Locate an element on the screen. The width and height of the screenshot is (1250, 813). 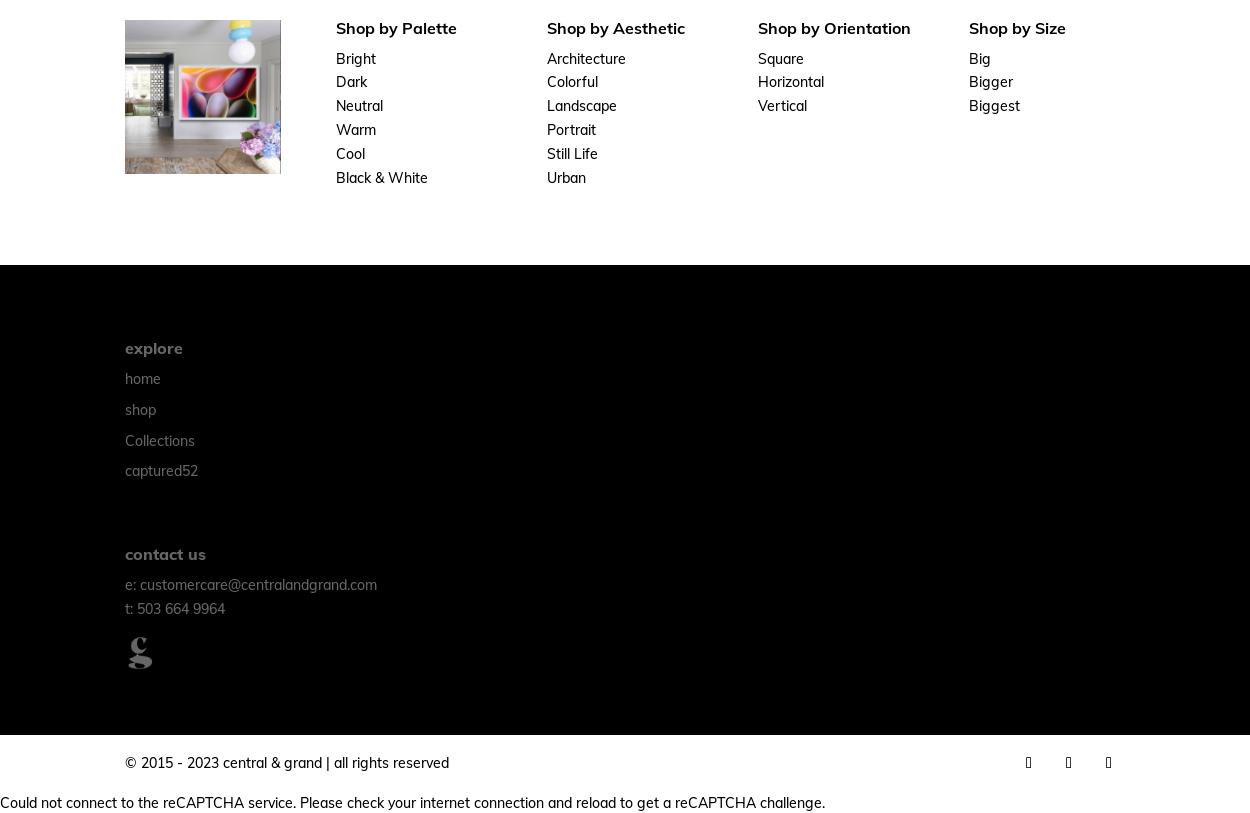
'Shop by Aesthetic' is located at coordinates (615, 26).